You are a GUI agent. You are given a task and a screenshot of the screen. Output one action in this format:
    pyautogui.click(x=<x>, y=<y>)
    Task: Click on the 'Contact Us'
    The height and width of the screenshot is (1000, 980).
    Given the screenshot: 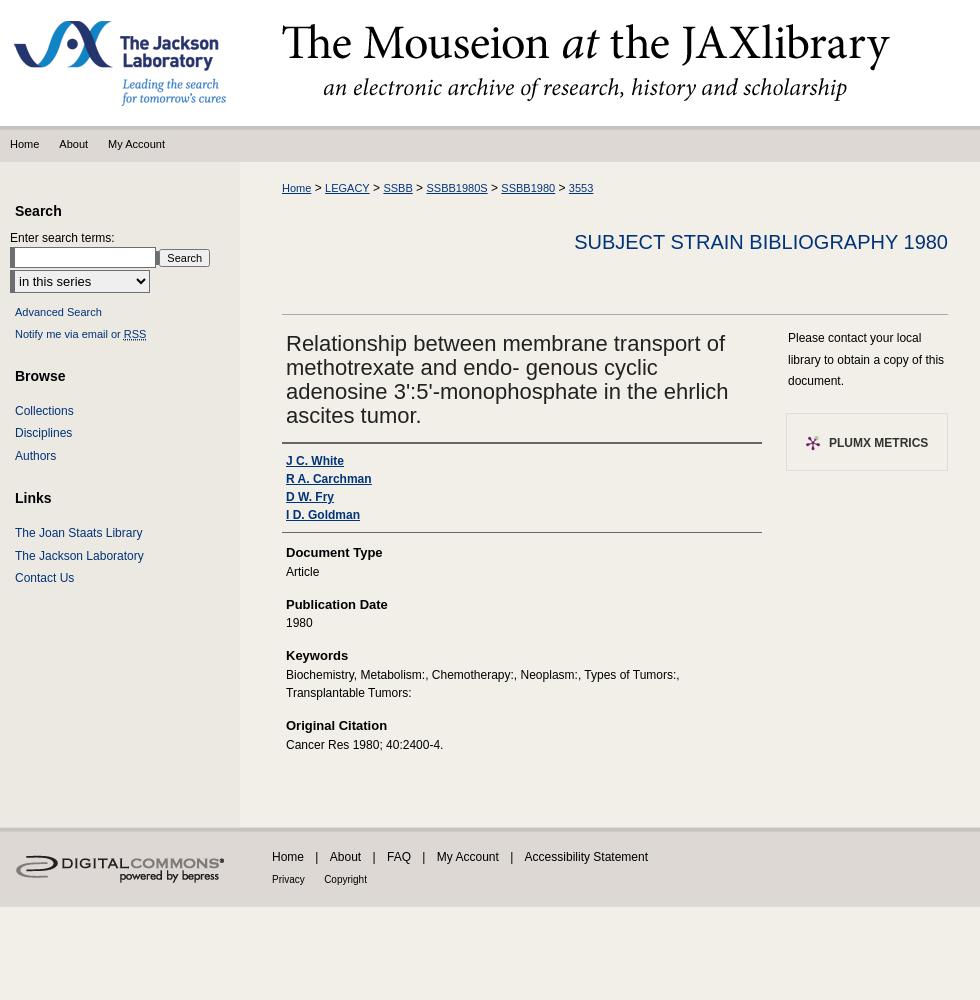 What is the action you would take?
    pyautogui.click(x=44, y=576)
    